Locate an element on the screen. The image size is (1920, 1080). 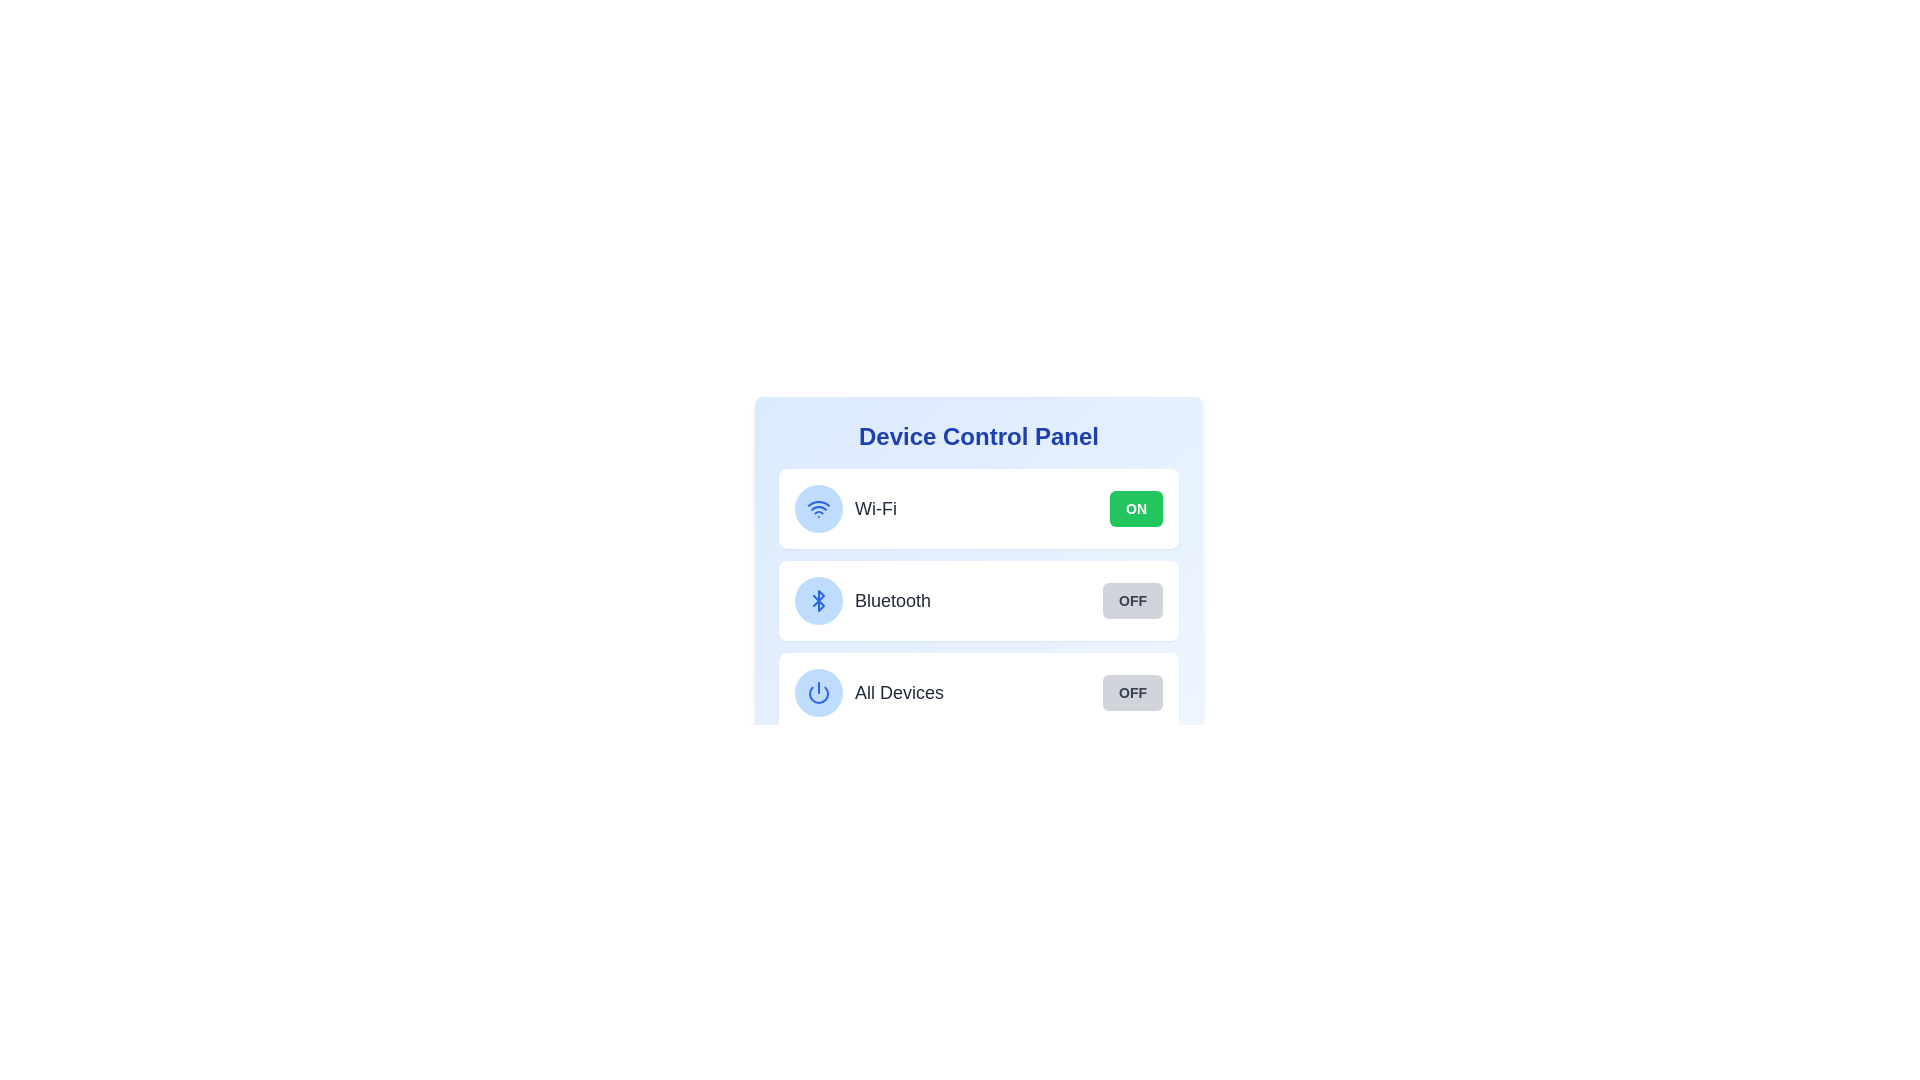
the power symbol icon, which is a blue circular outline with a vertical line in the center, located to the left of the 'All Devices' text in the last entry of the Device Control Panel is located at coordinates (819, 692).